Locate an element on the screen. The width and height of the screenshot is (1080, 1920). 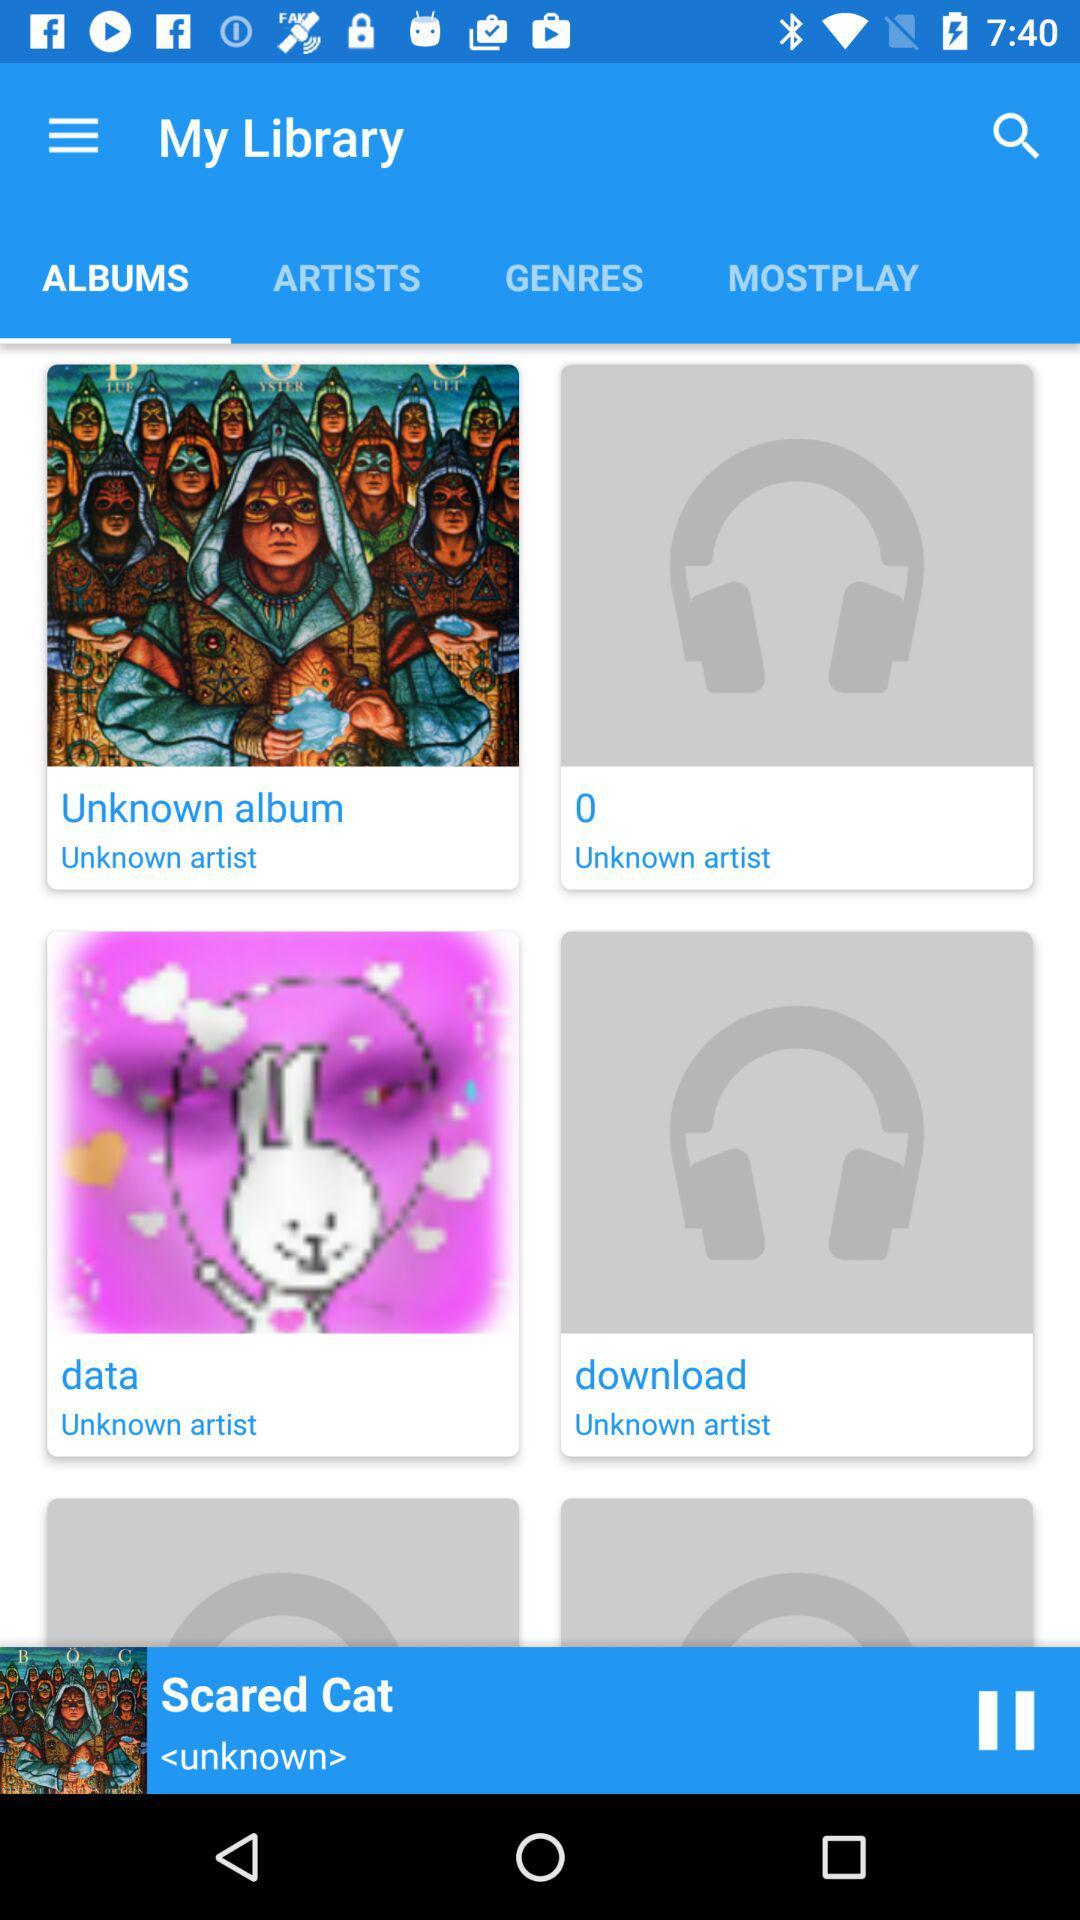
pause button is located at coordinates (1006, 1719).